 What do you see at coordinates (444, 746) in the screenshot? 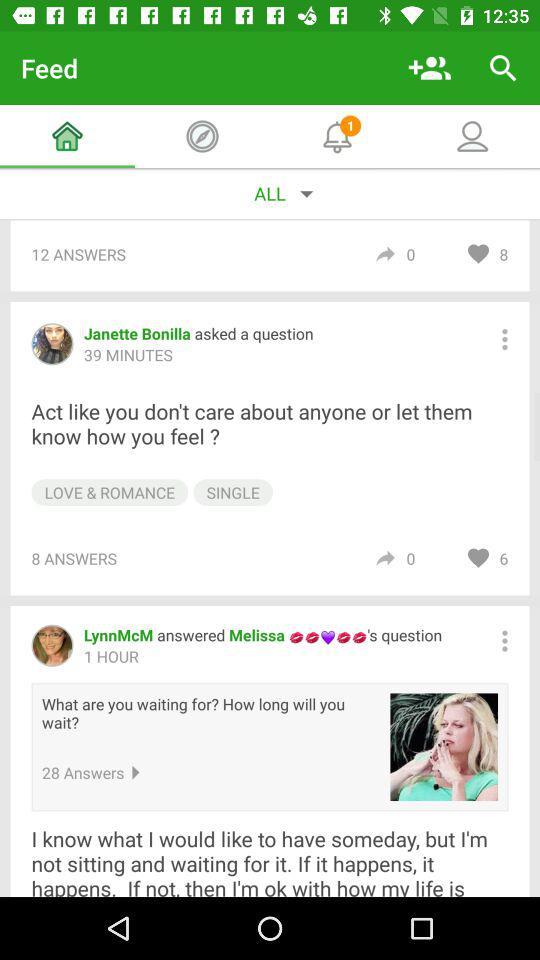
I see `icon next to the what are you` at bounding box center [444, 746].